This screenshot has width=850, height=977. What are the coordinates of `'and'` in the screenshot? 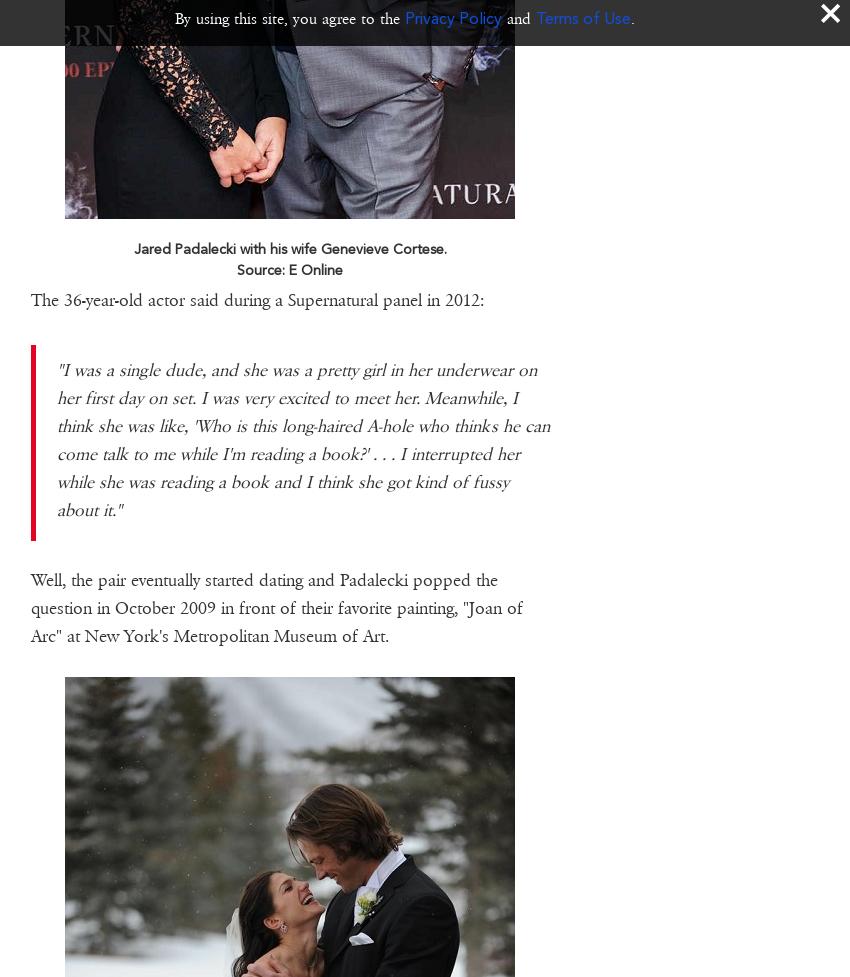 It's located at (502, 18).